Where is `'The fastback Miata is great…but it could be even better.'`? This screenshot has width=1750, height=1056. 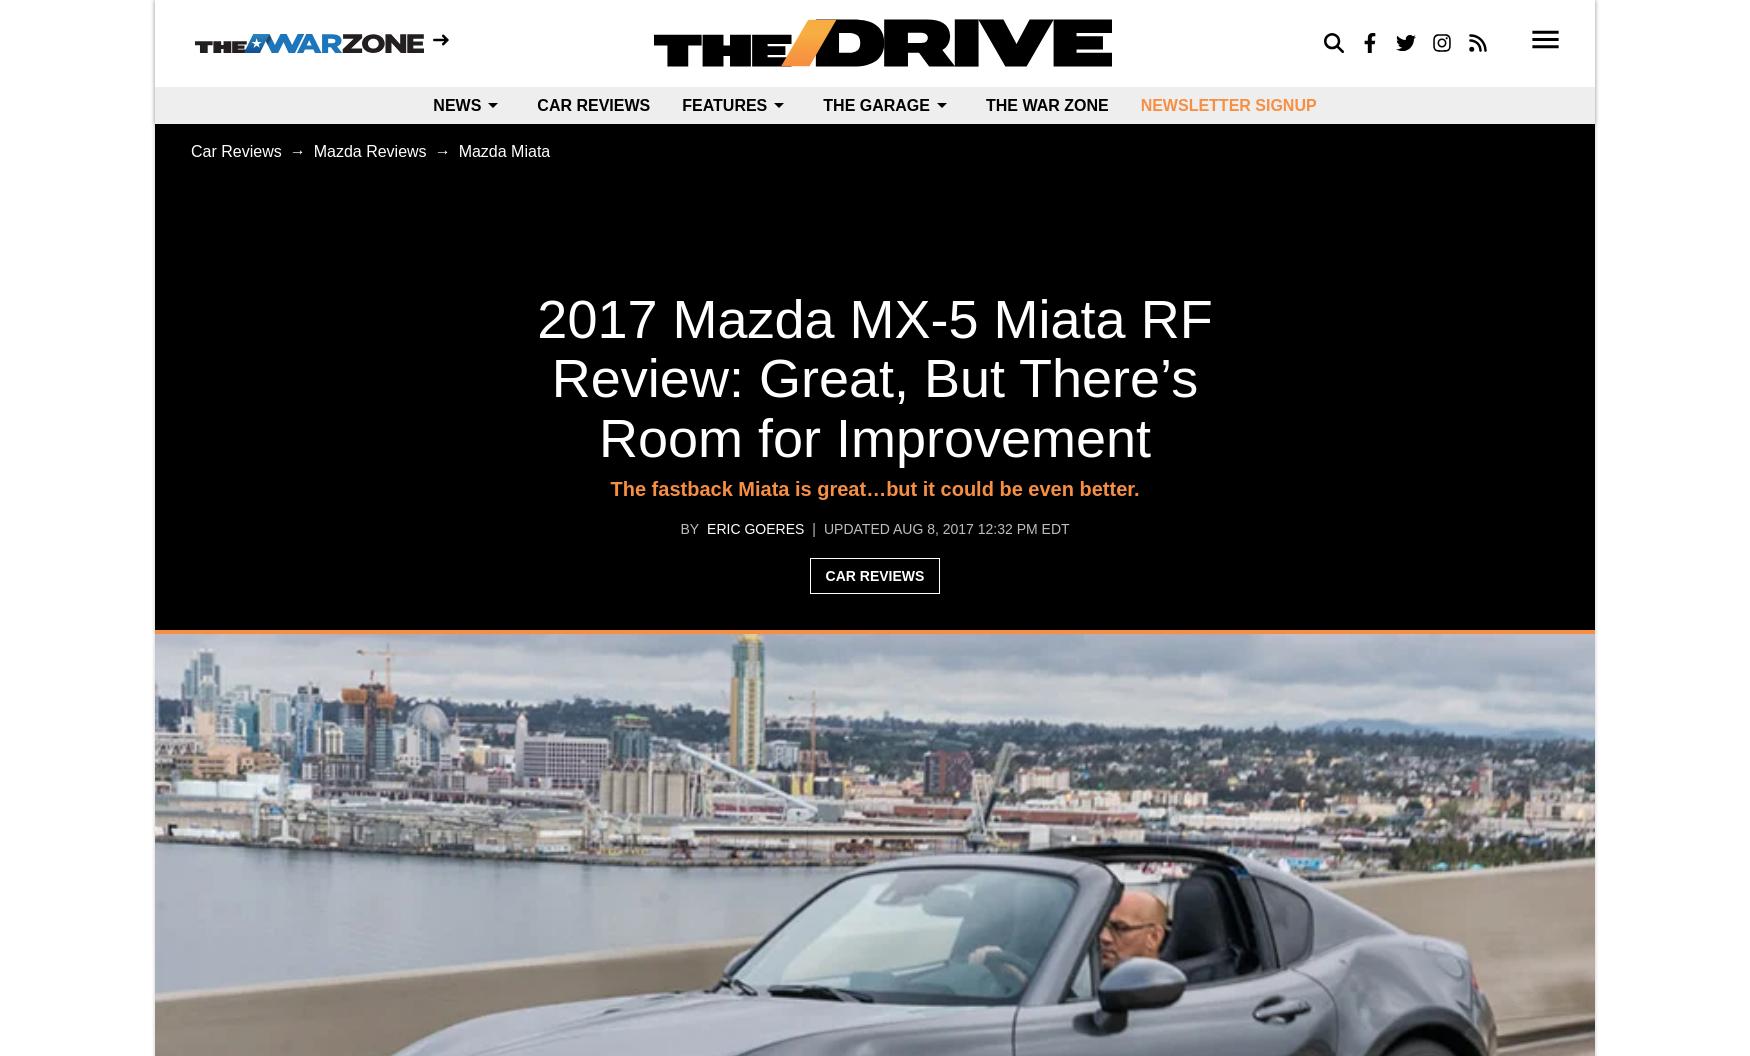
'The fastback Miata is great…but it could be even better.' is located at coordinates (874, 488).